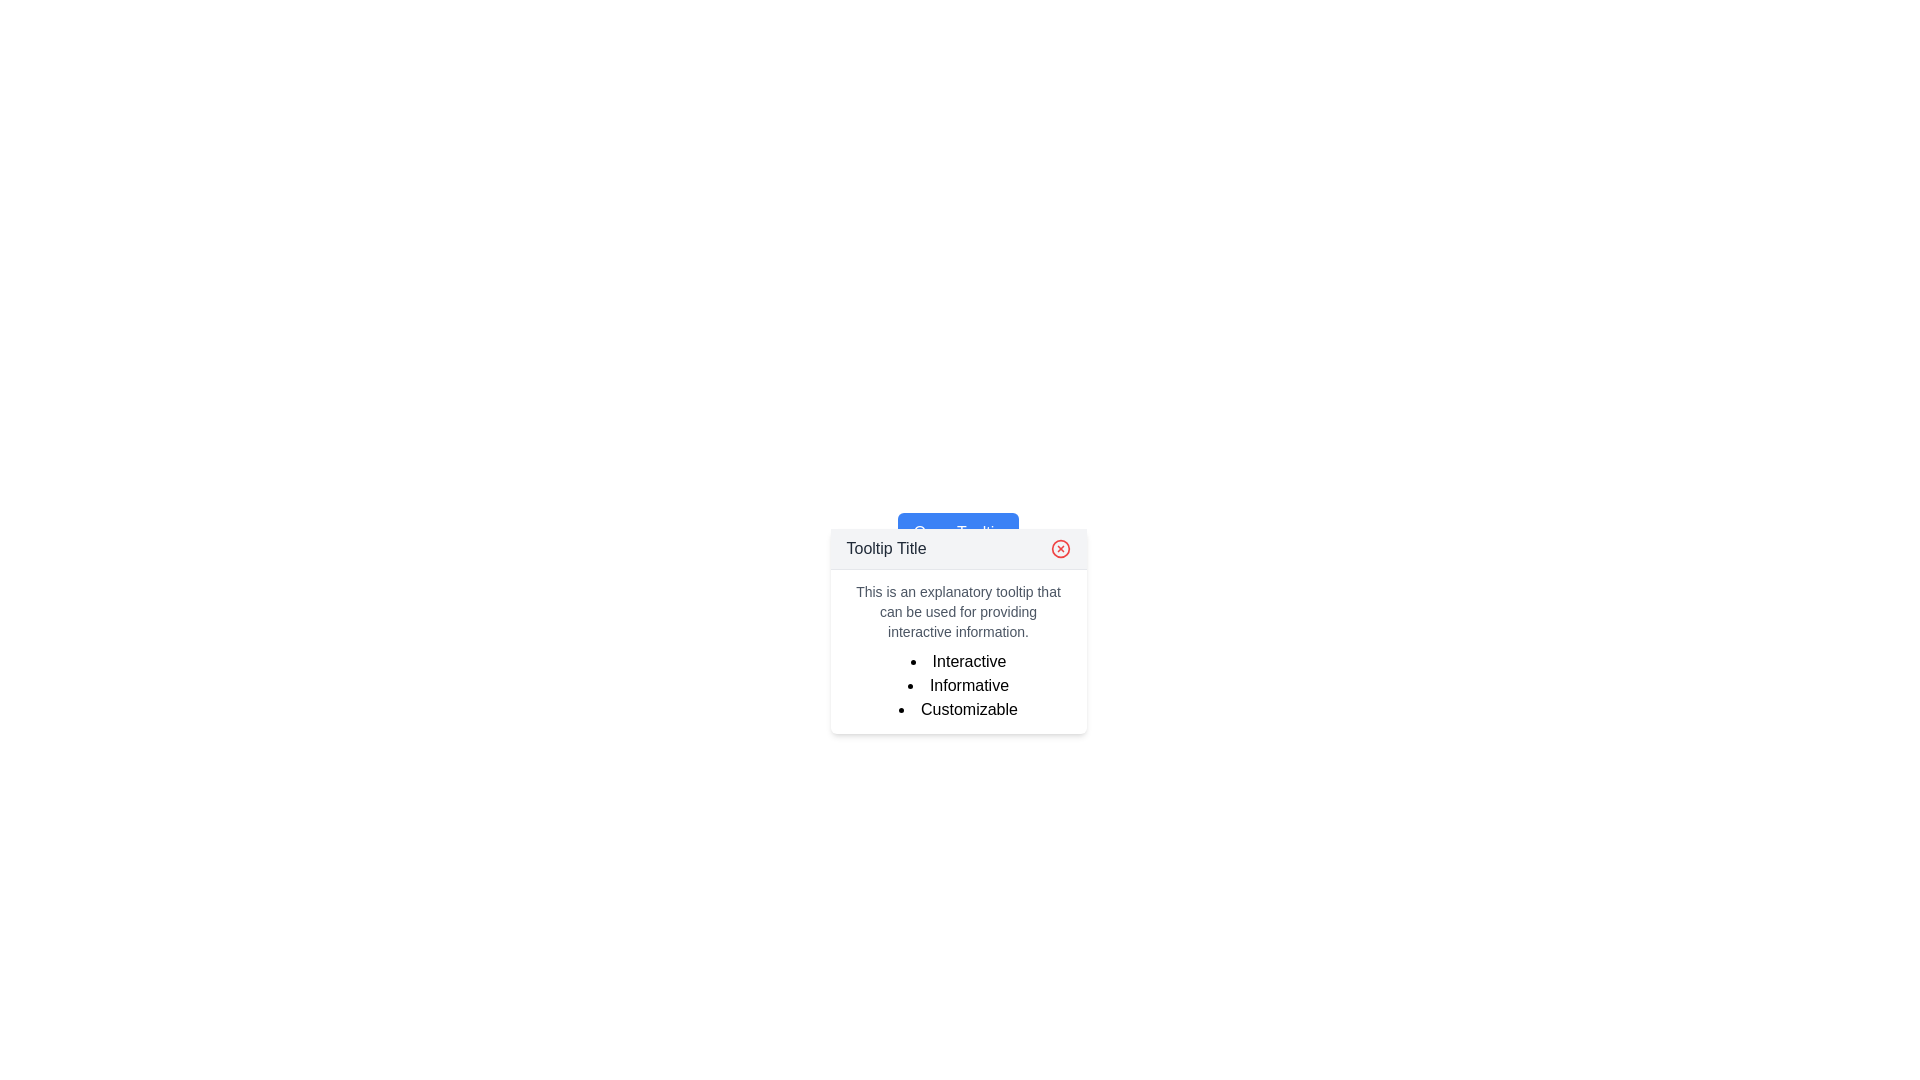 Image resolution: width=1920 pixels, height=1080 pixels. Describe the element at coordinates (957, 531) in the screenshot. I see `the close button of the tooltip located slightly below the 'Open Tooltip' blue button` at that location.